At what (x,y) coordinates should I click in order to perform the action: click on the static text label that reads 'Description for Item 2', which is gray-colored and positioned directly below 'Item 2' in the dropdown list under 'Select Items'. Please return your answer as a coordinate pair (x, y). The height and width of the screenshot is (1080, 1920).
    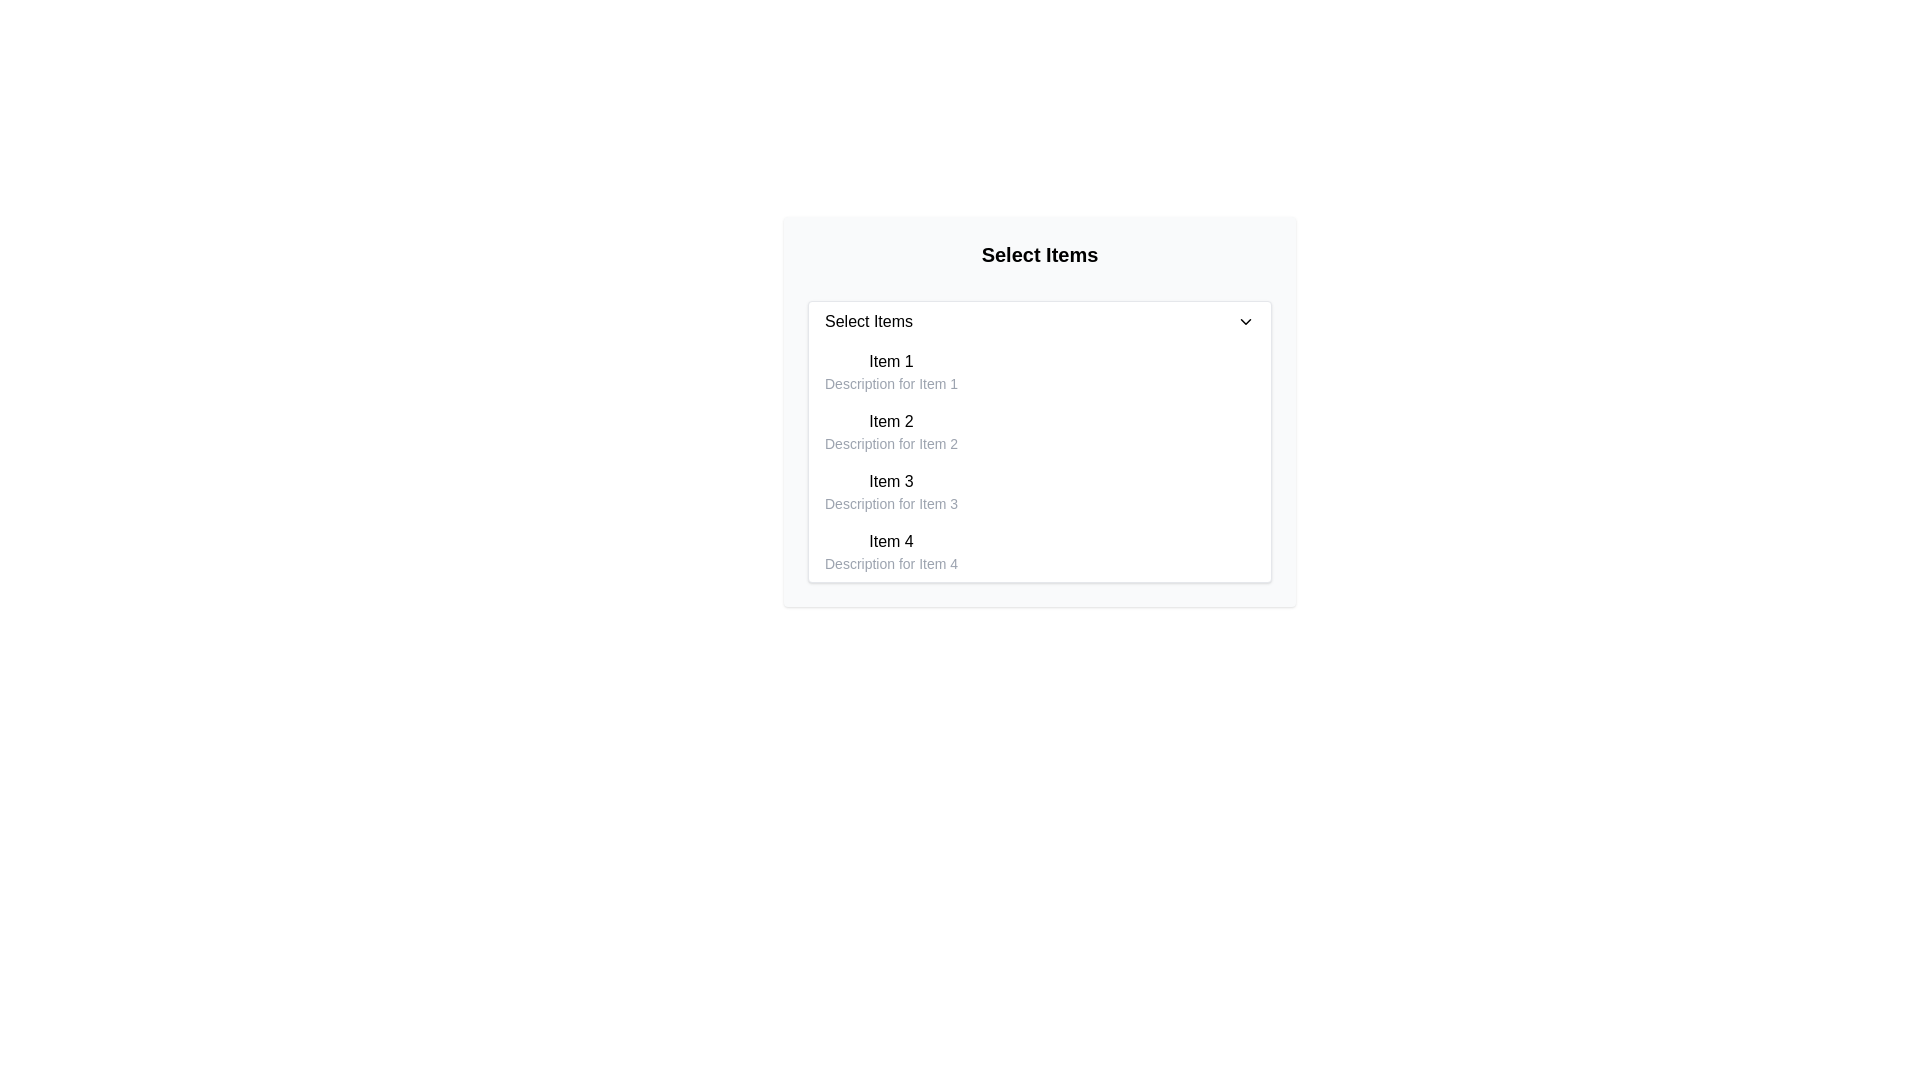
    Looking at the image, I should click on (890, 442).